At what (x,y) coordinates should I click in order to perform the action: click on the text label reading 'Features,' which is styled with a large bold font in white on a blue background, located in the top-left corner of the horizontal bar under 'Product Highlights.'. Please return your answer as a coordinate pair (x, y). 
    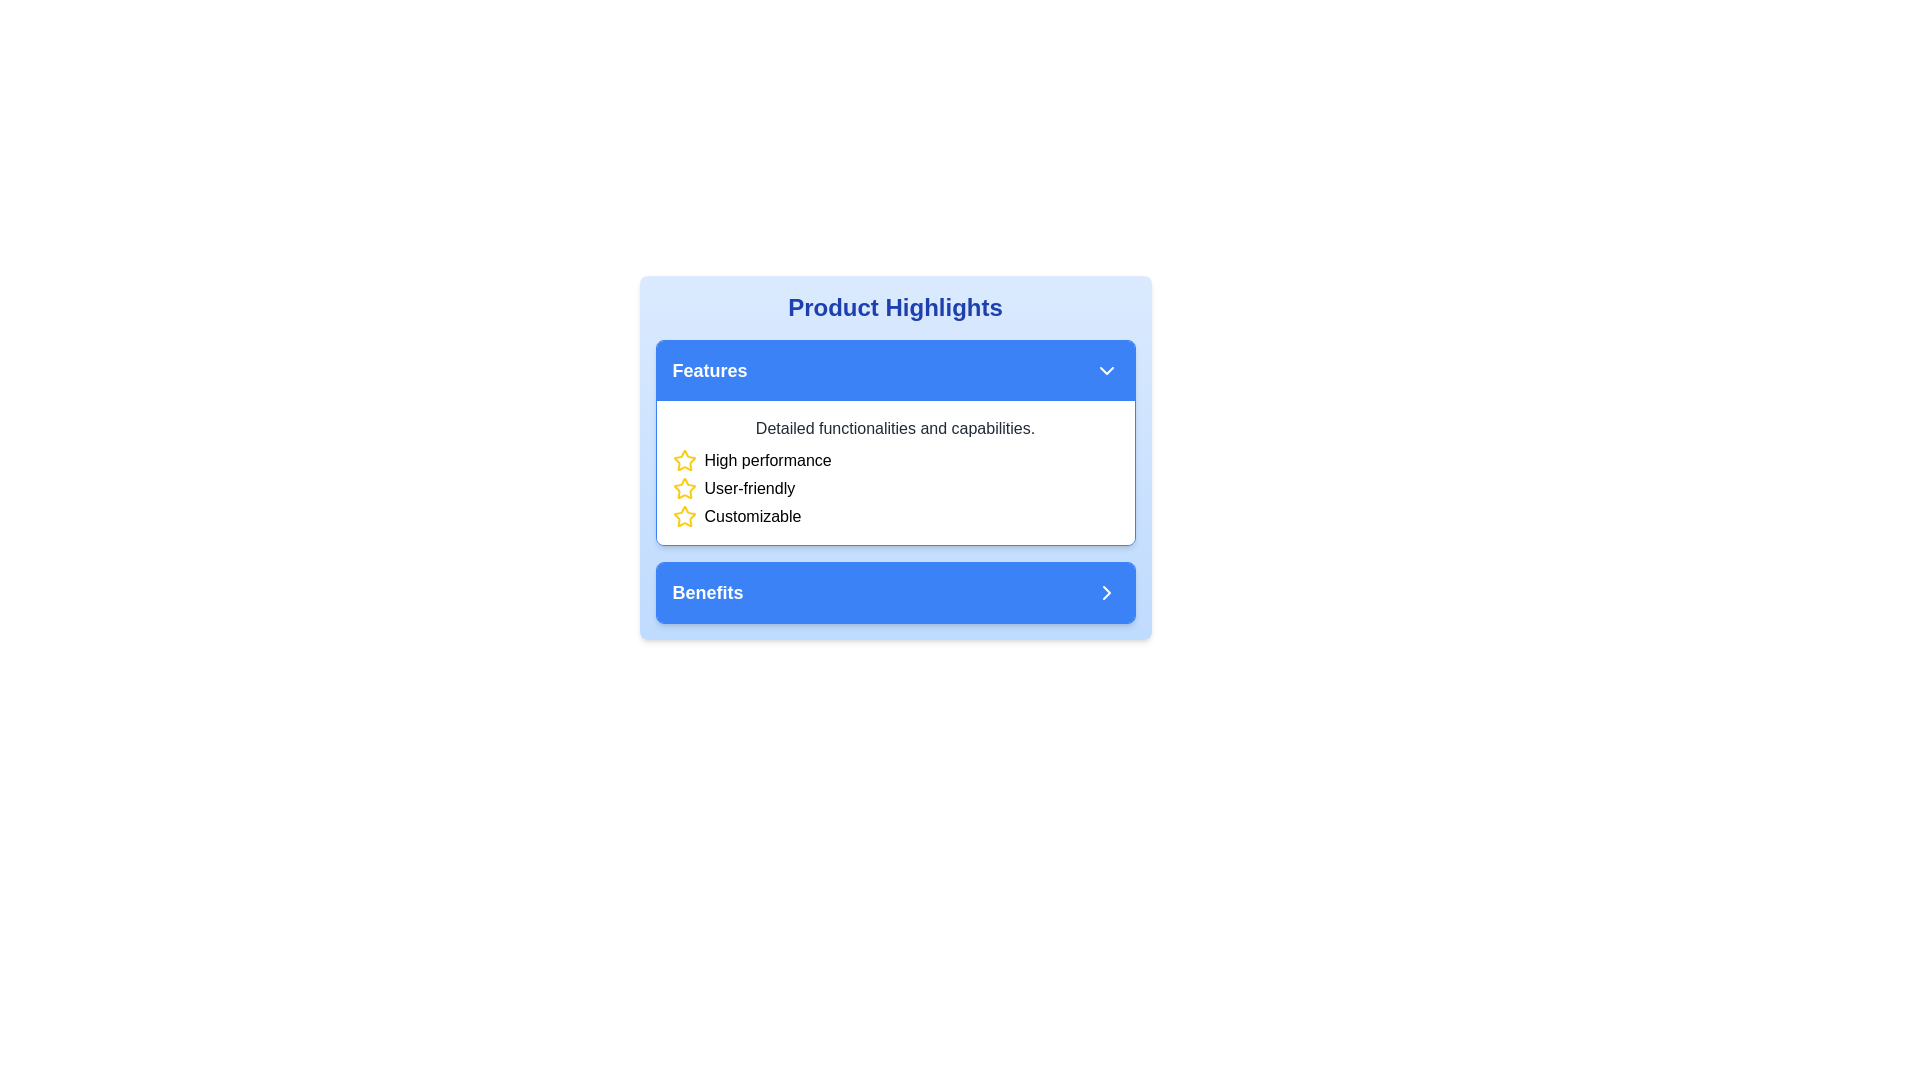
    Looking at the image, I should click on (710, 370).